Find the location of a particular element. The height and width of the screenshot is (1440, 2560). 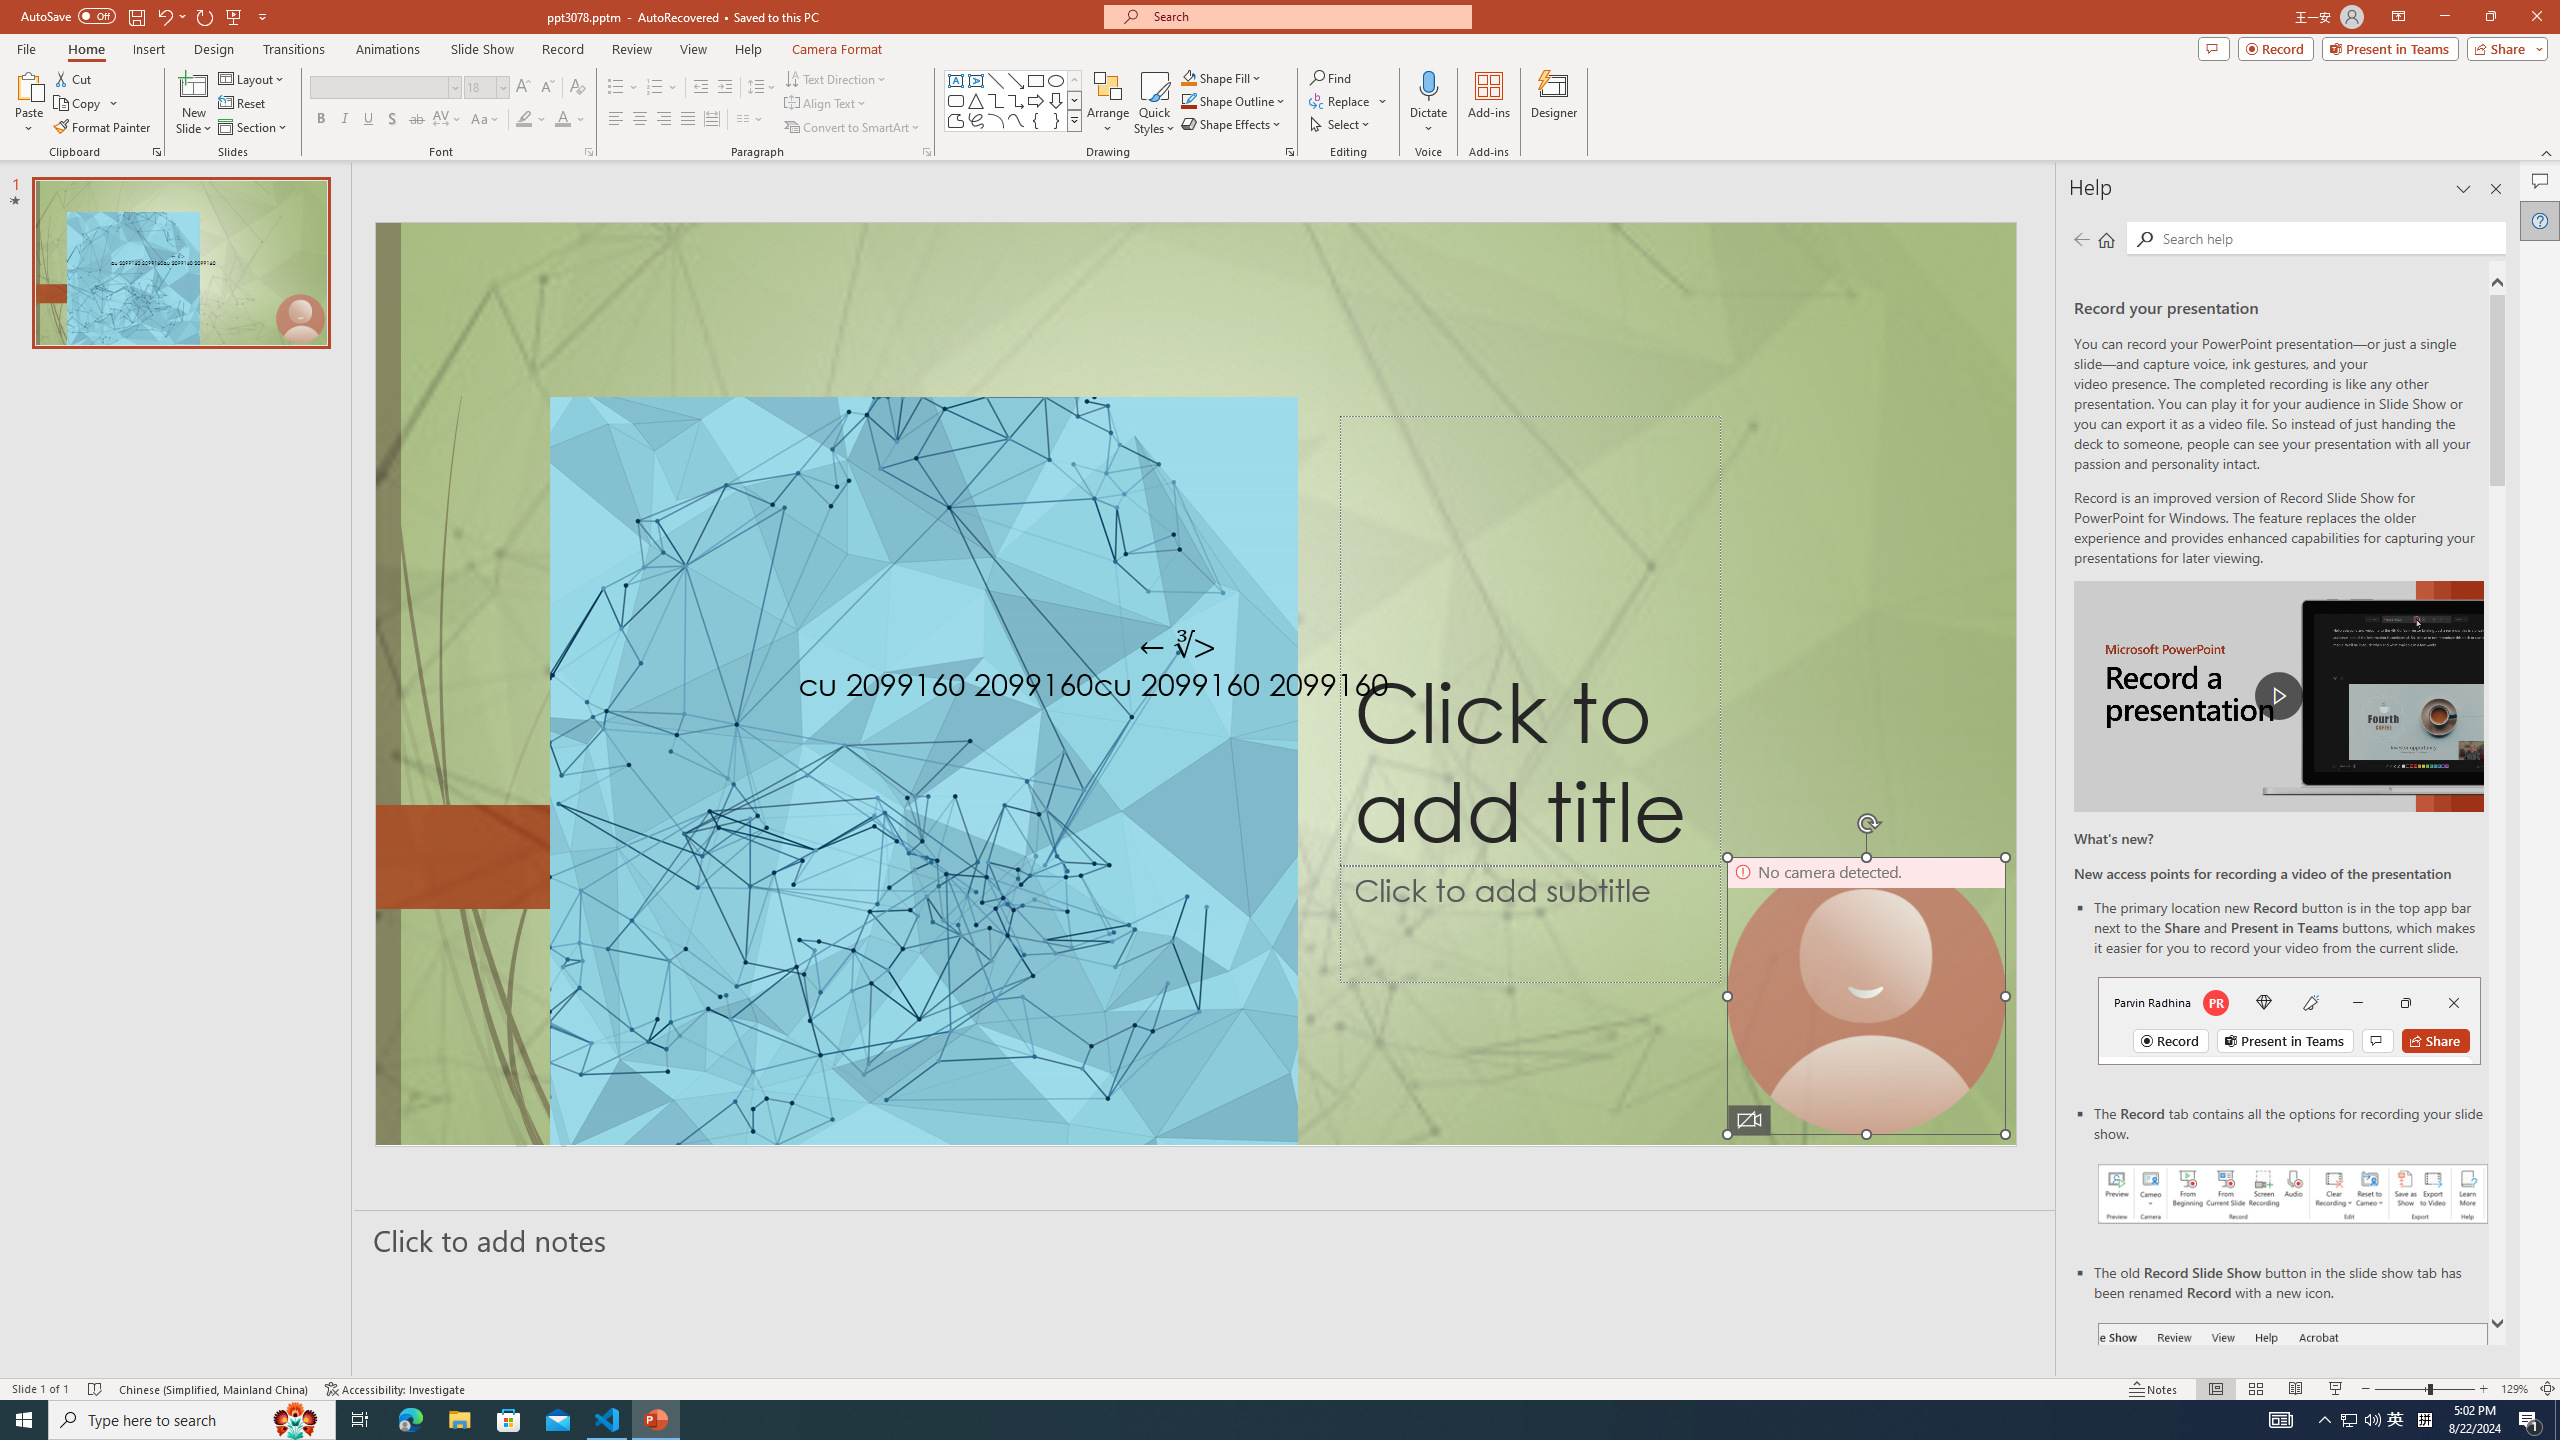

'An abstract genetic concept' is located at coordinates (1195, 683).